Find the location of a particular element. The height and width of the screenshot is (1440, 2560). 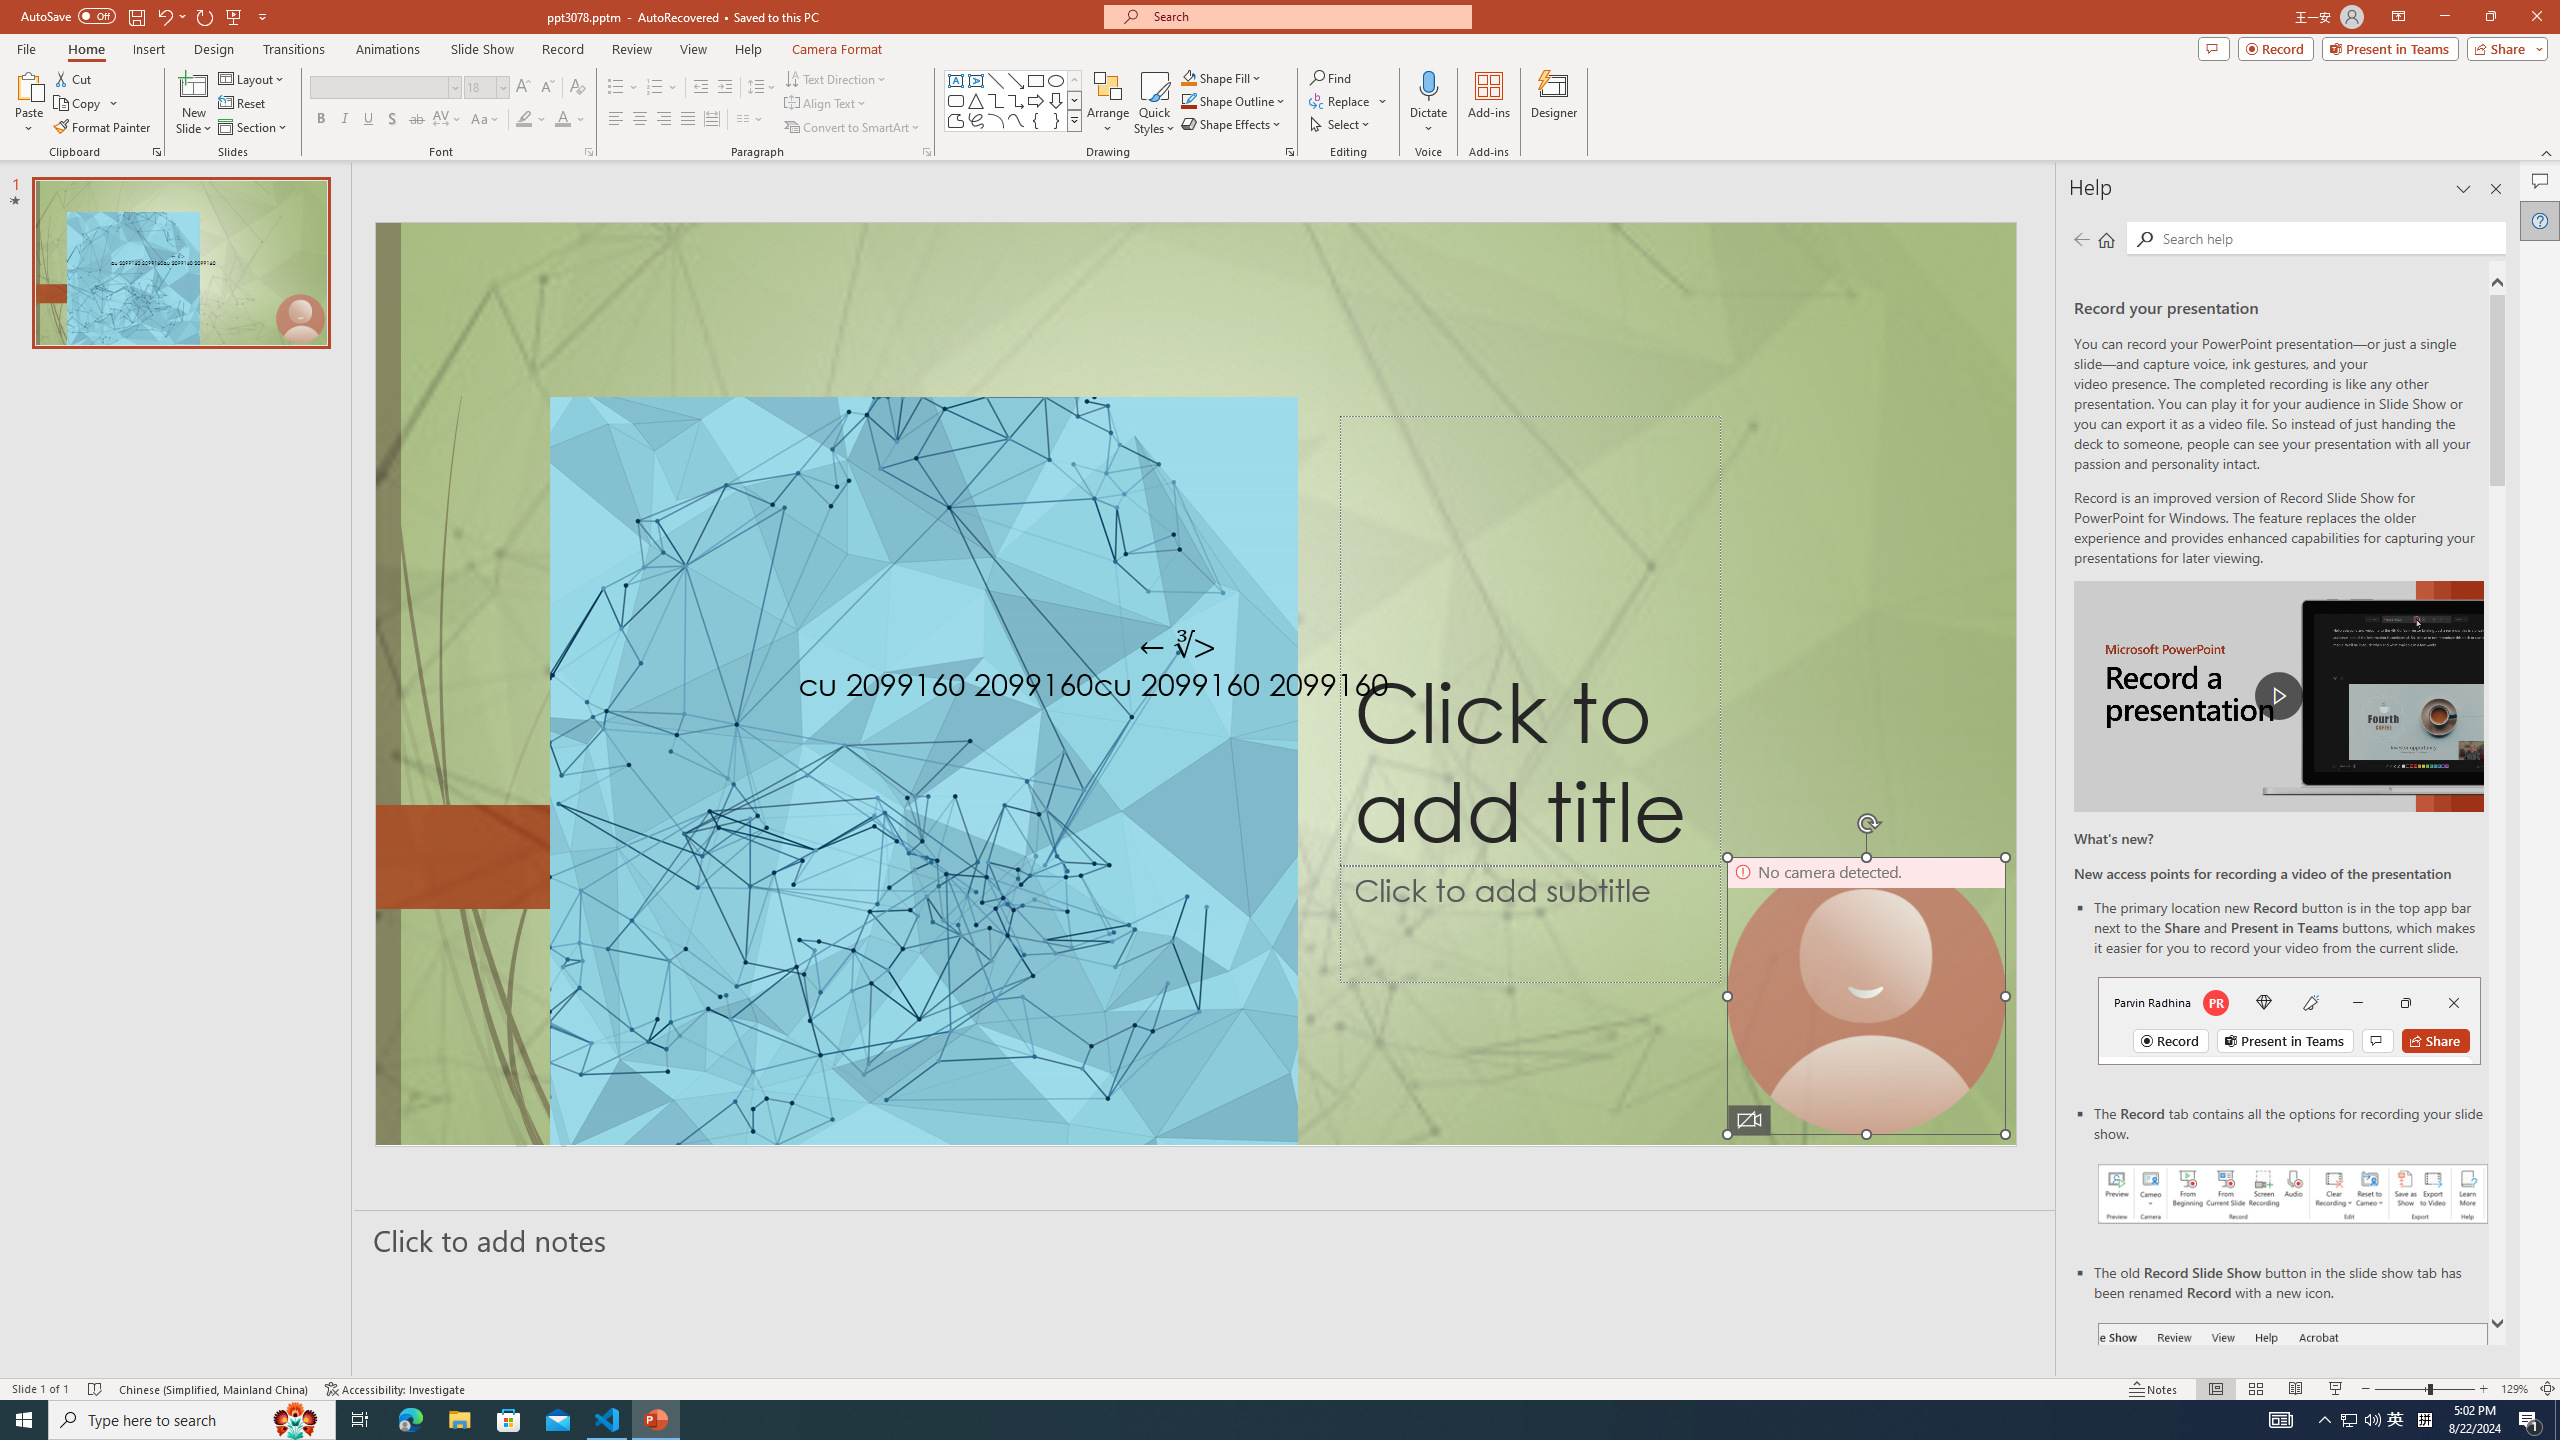

'An abstract genetic concept' is located at coordinates (1195, 683).